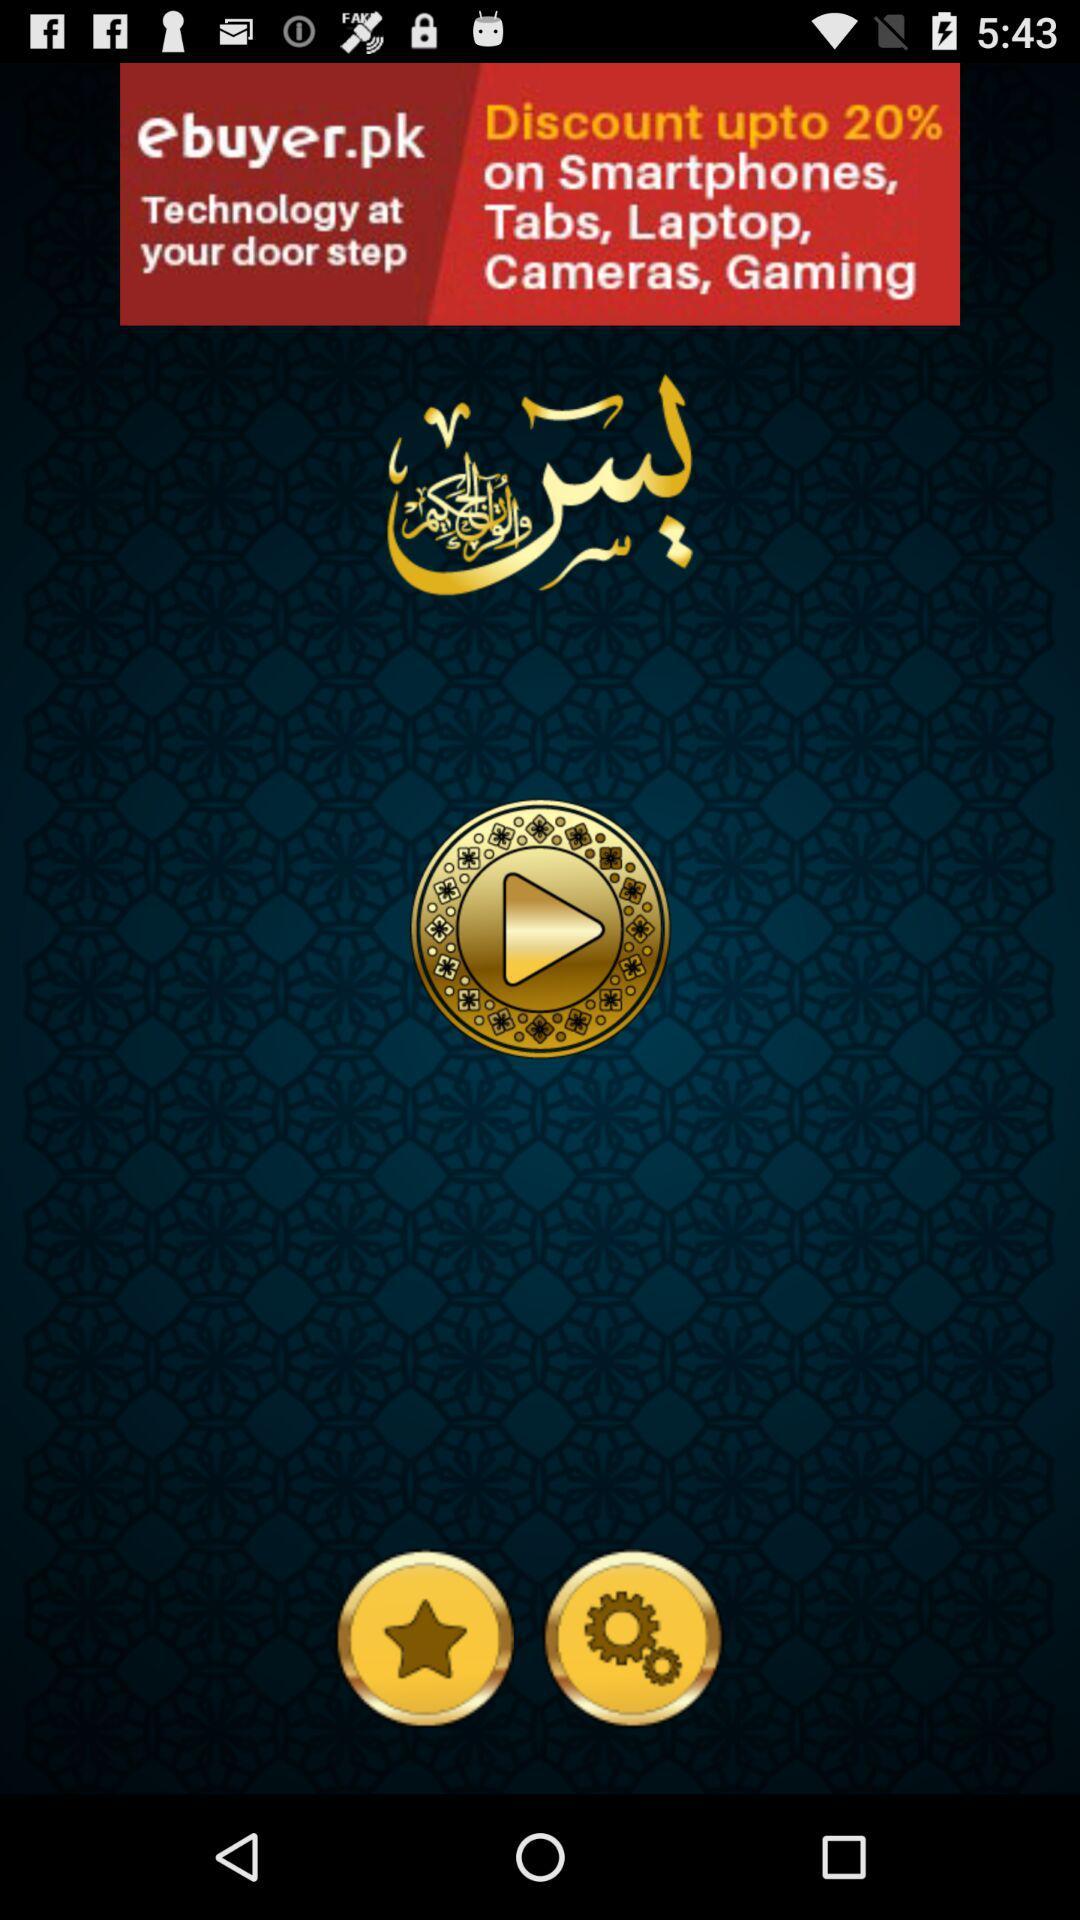 The image size is (1080, 1920). Describe the element at coordinates (540, 194) in the screenshot. I see `open an advertisement` at that location.